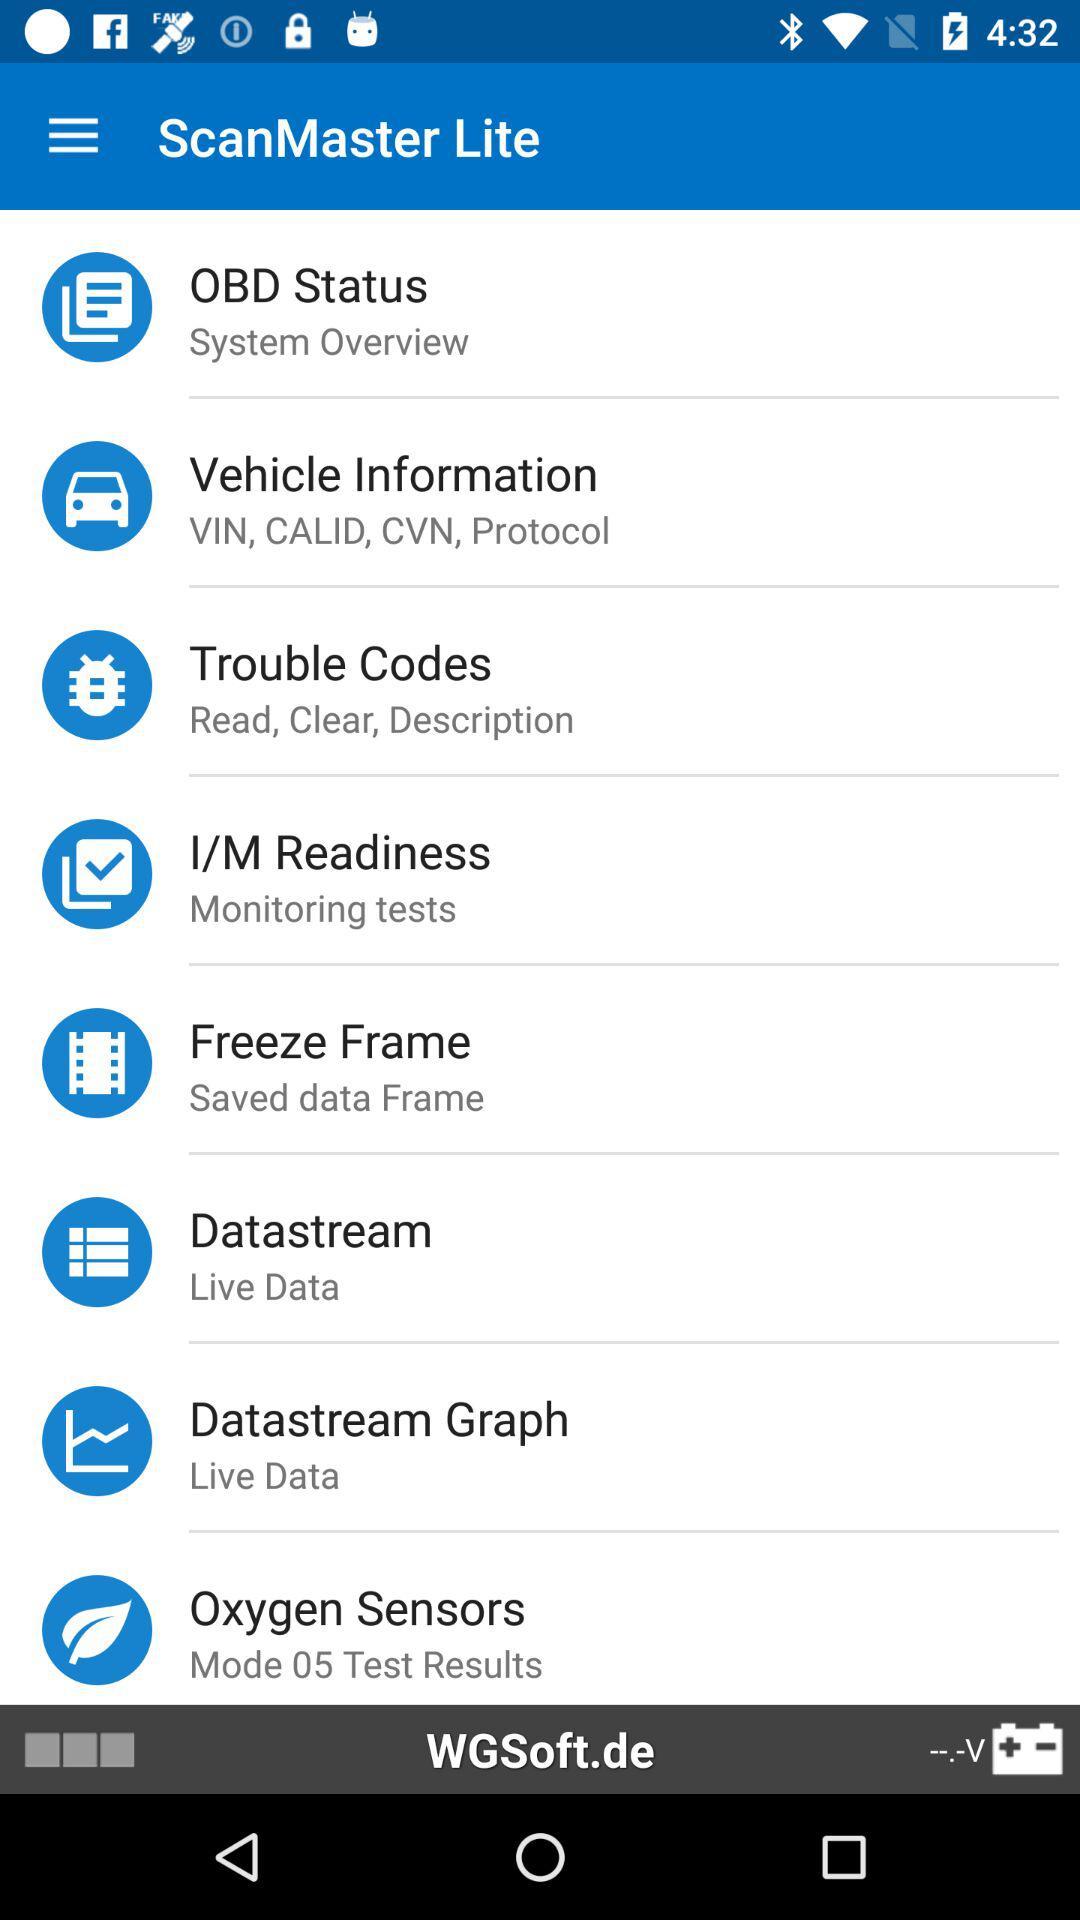 The height and width of the screenshot is (1920, 1080). I want to click on app to the left of the scanmaster lite item, so click(72, 135).